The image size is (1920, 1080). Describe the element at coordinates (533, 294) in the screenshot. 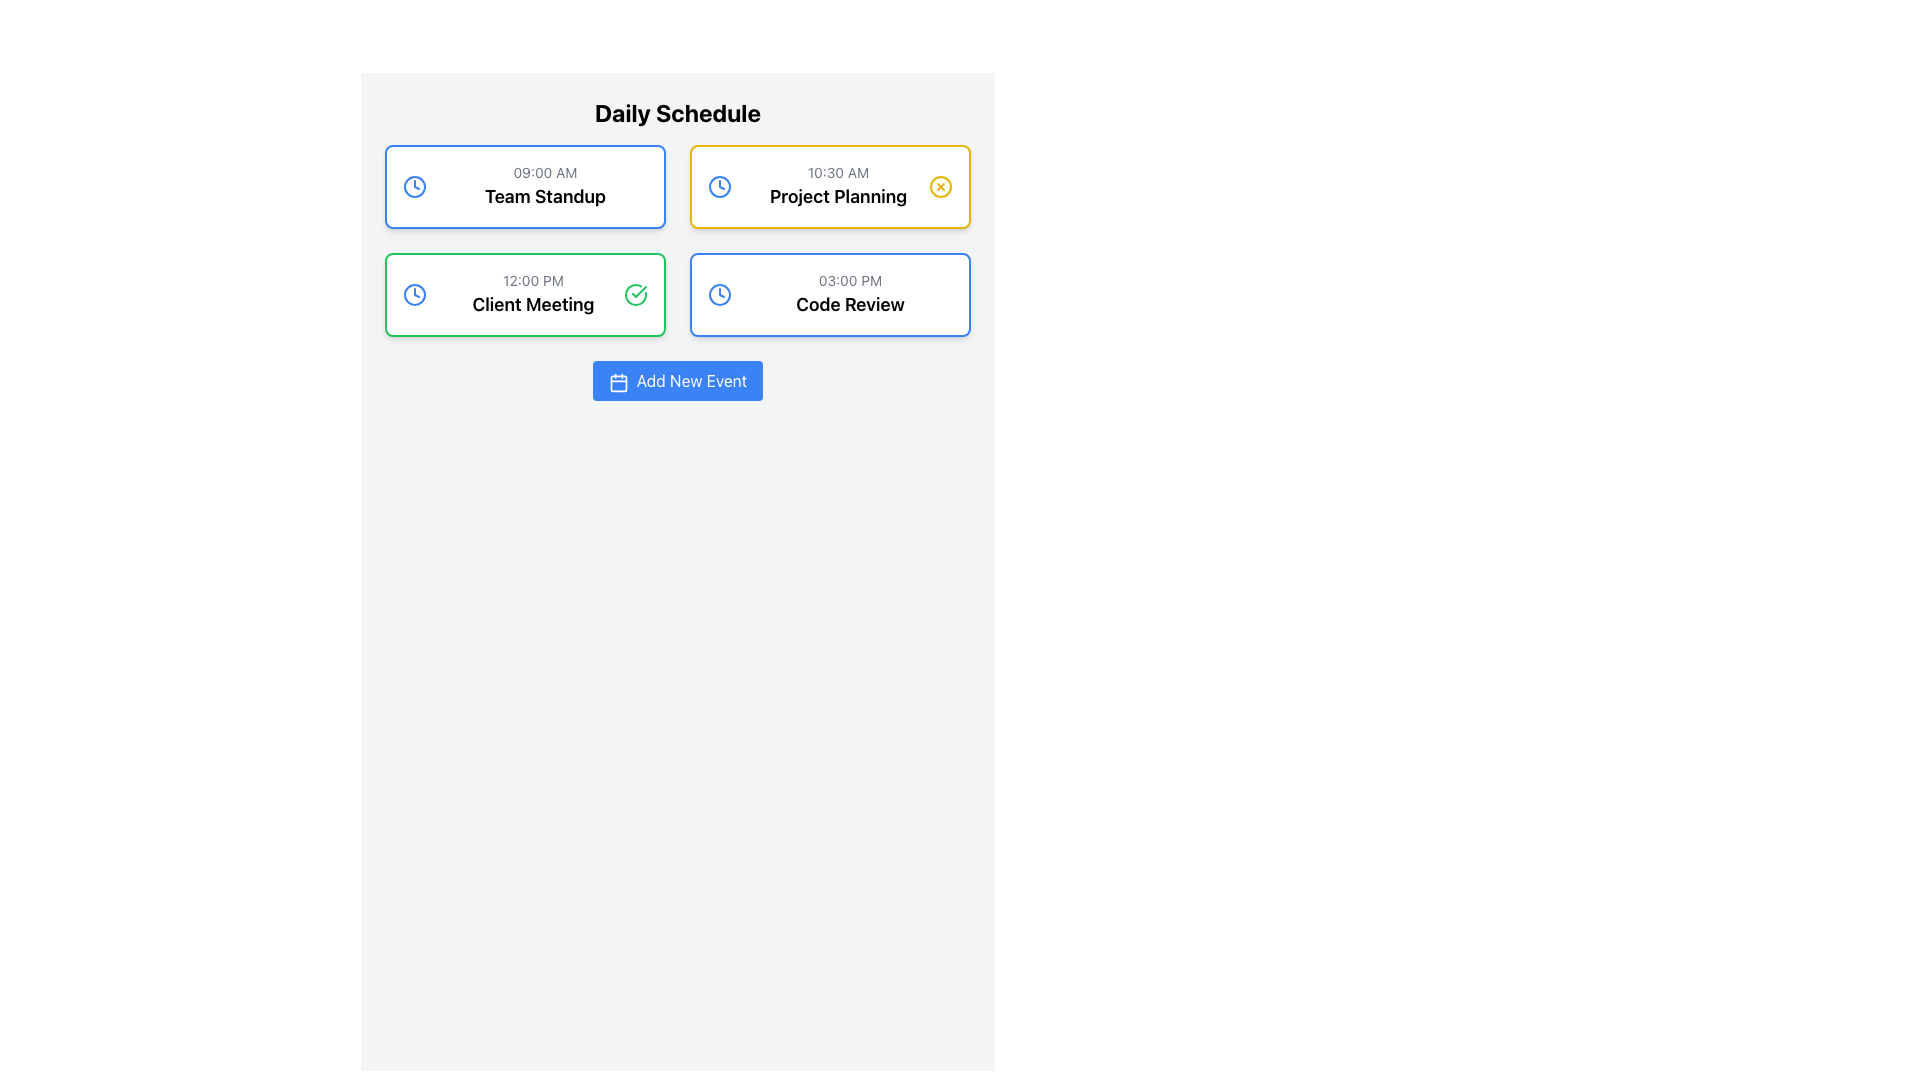

I see `the Text Block element displaying '12:00 PM' and 'Client Meeting', which is located in the second row of the 'Daily Schedule' grid layout` at that location.